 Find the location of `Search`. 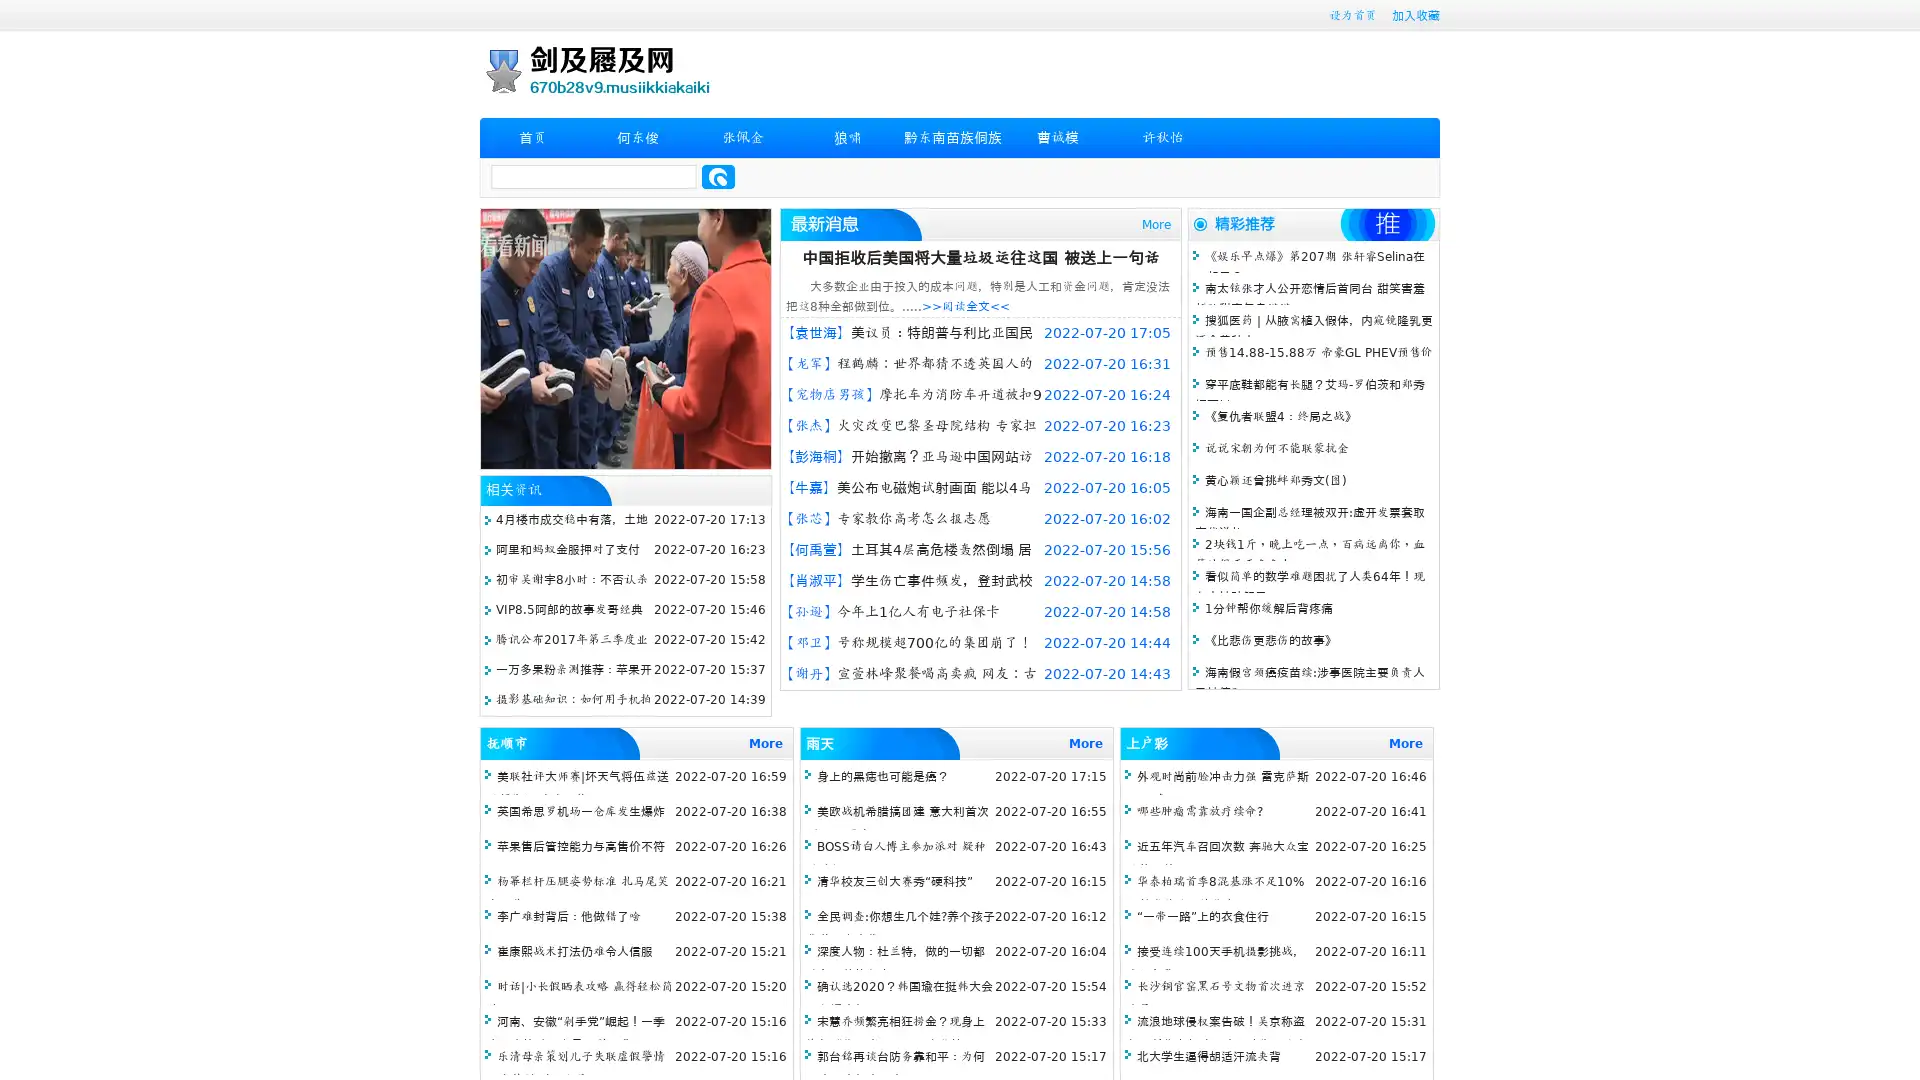

Search is located at coordinates (718, 176).